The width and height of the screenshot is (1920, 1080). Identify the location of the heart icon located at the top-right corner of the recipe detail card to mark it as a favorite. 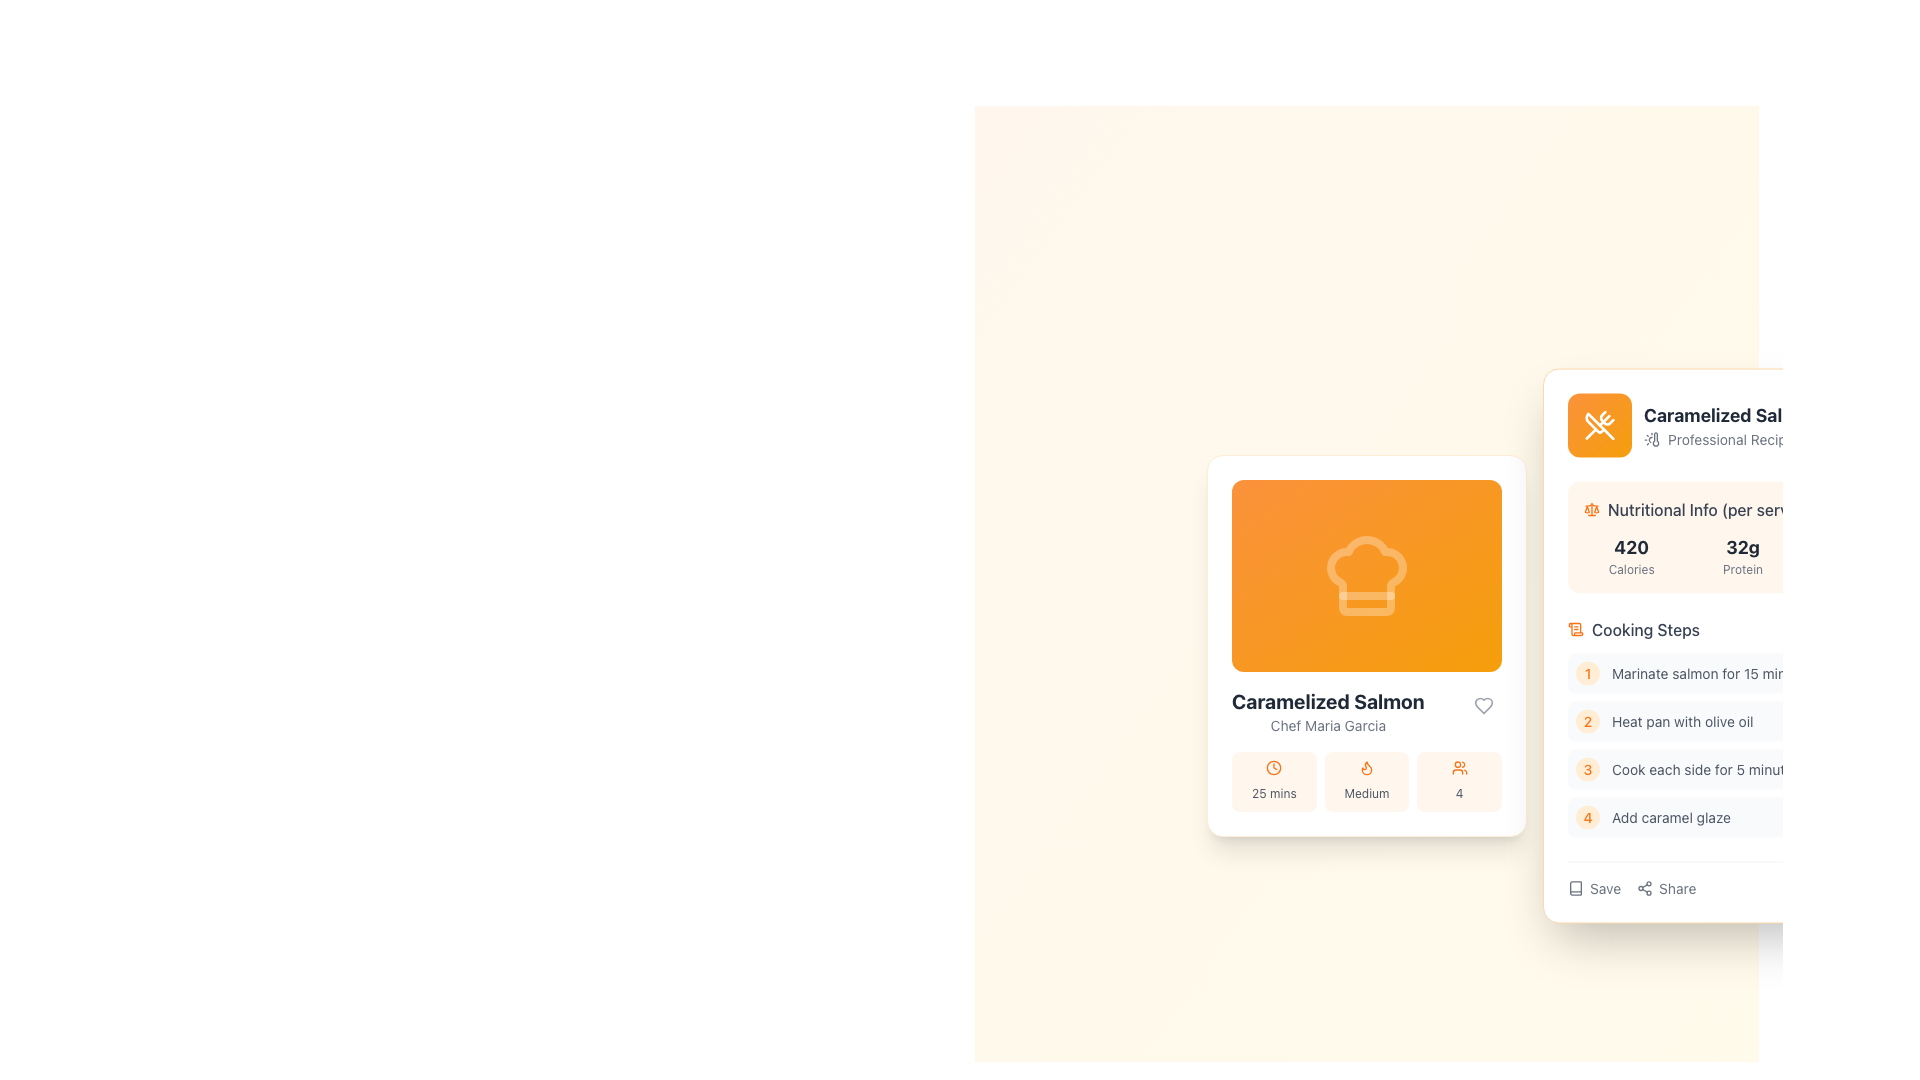
(1483, 704).